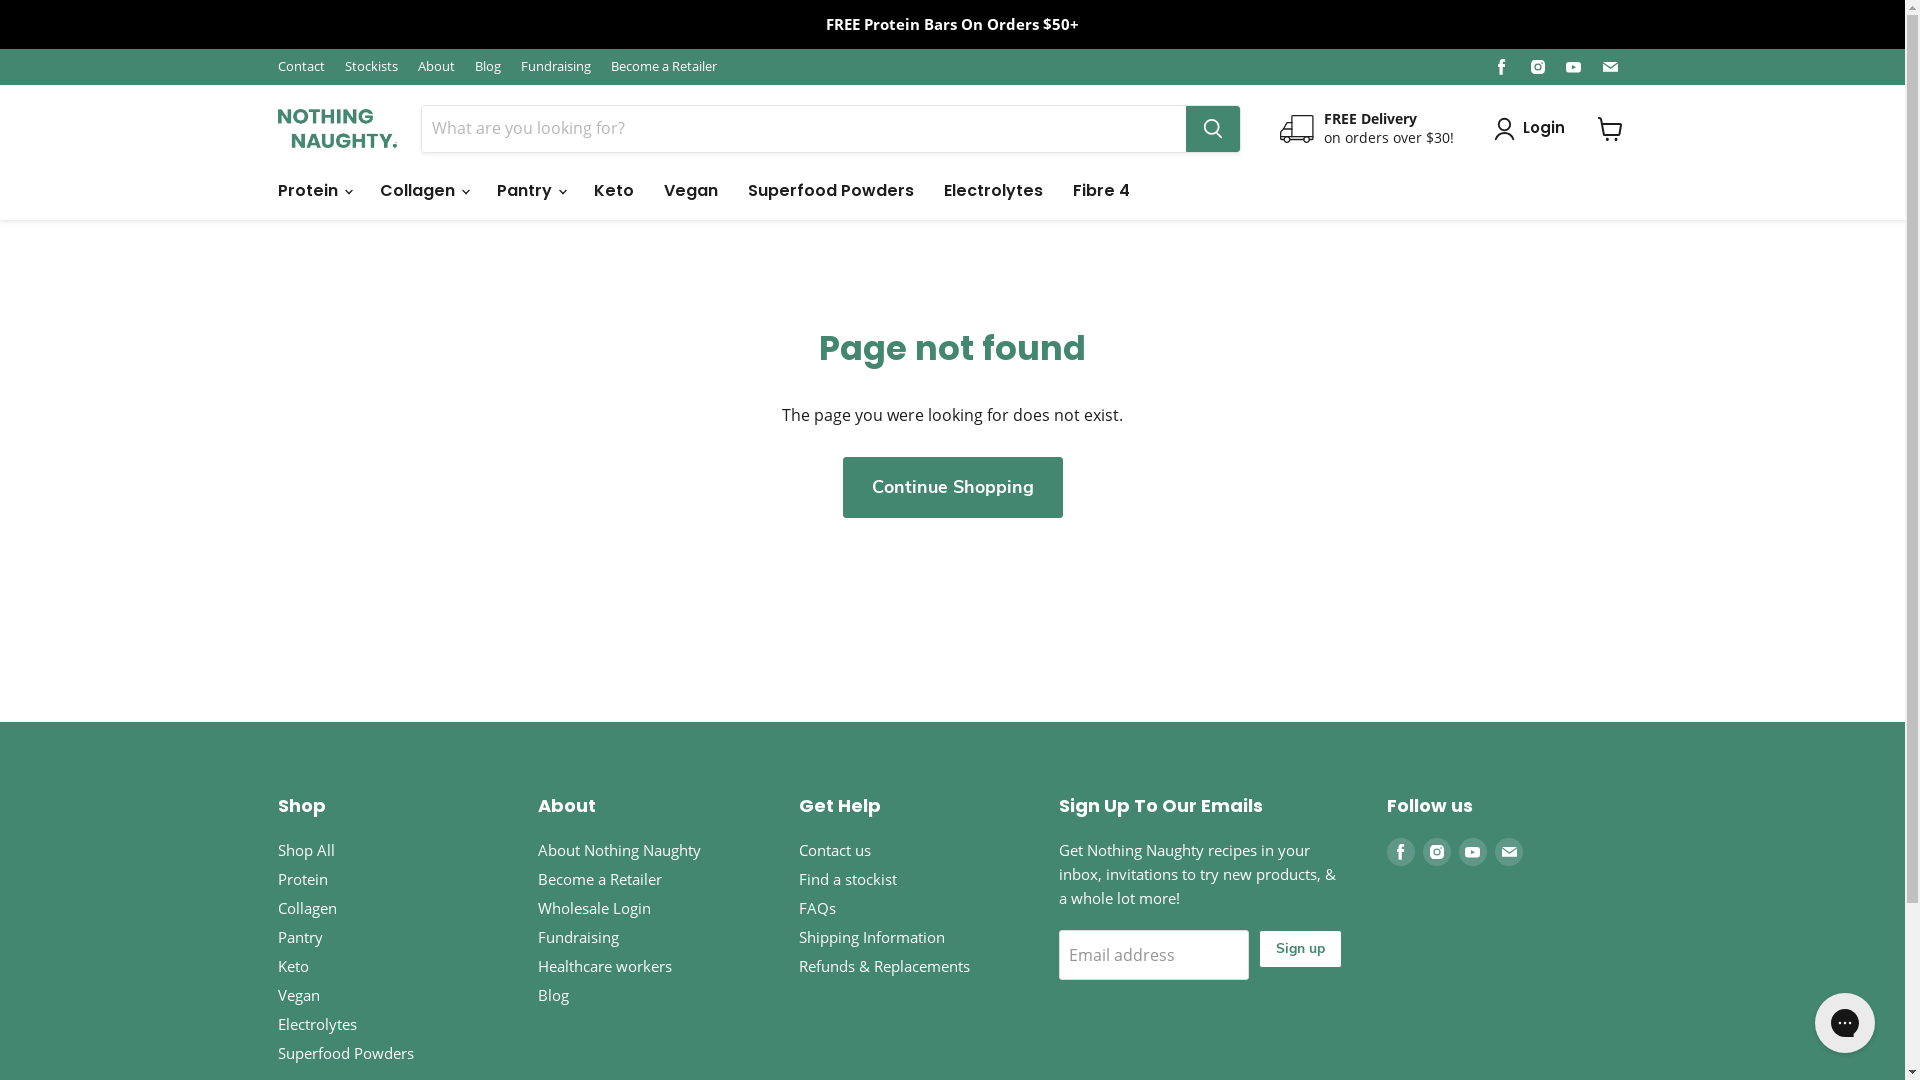 The width and height of the screenshot is (1920, 1080). Describe the element at coordinates (345, 1052) in the screenshot. I see `'Superfood Powders'` at that location.